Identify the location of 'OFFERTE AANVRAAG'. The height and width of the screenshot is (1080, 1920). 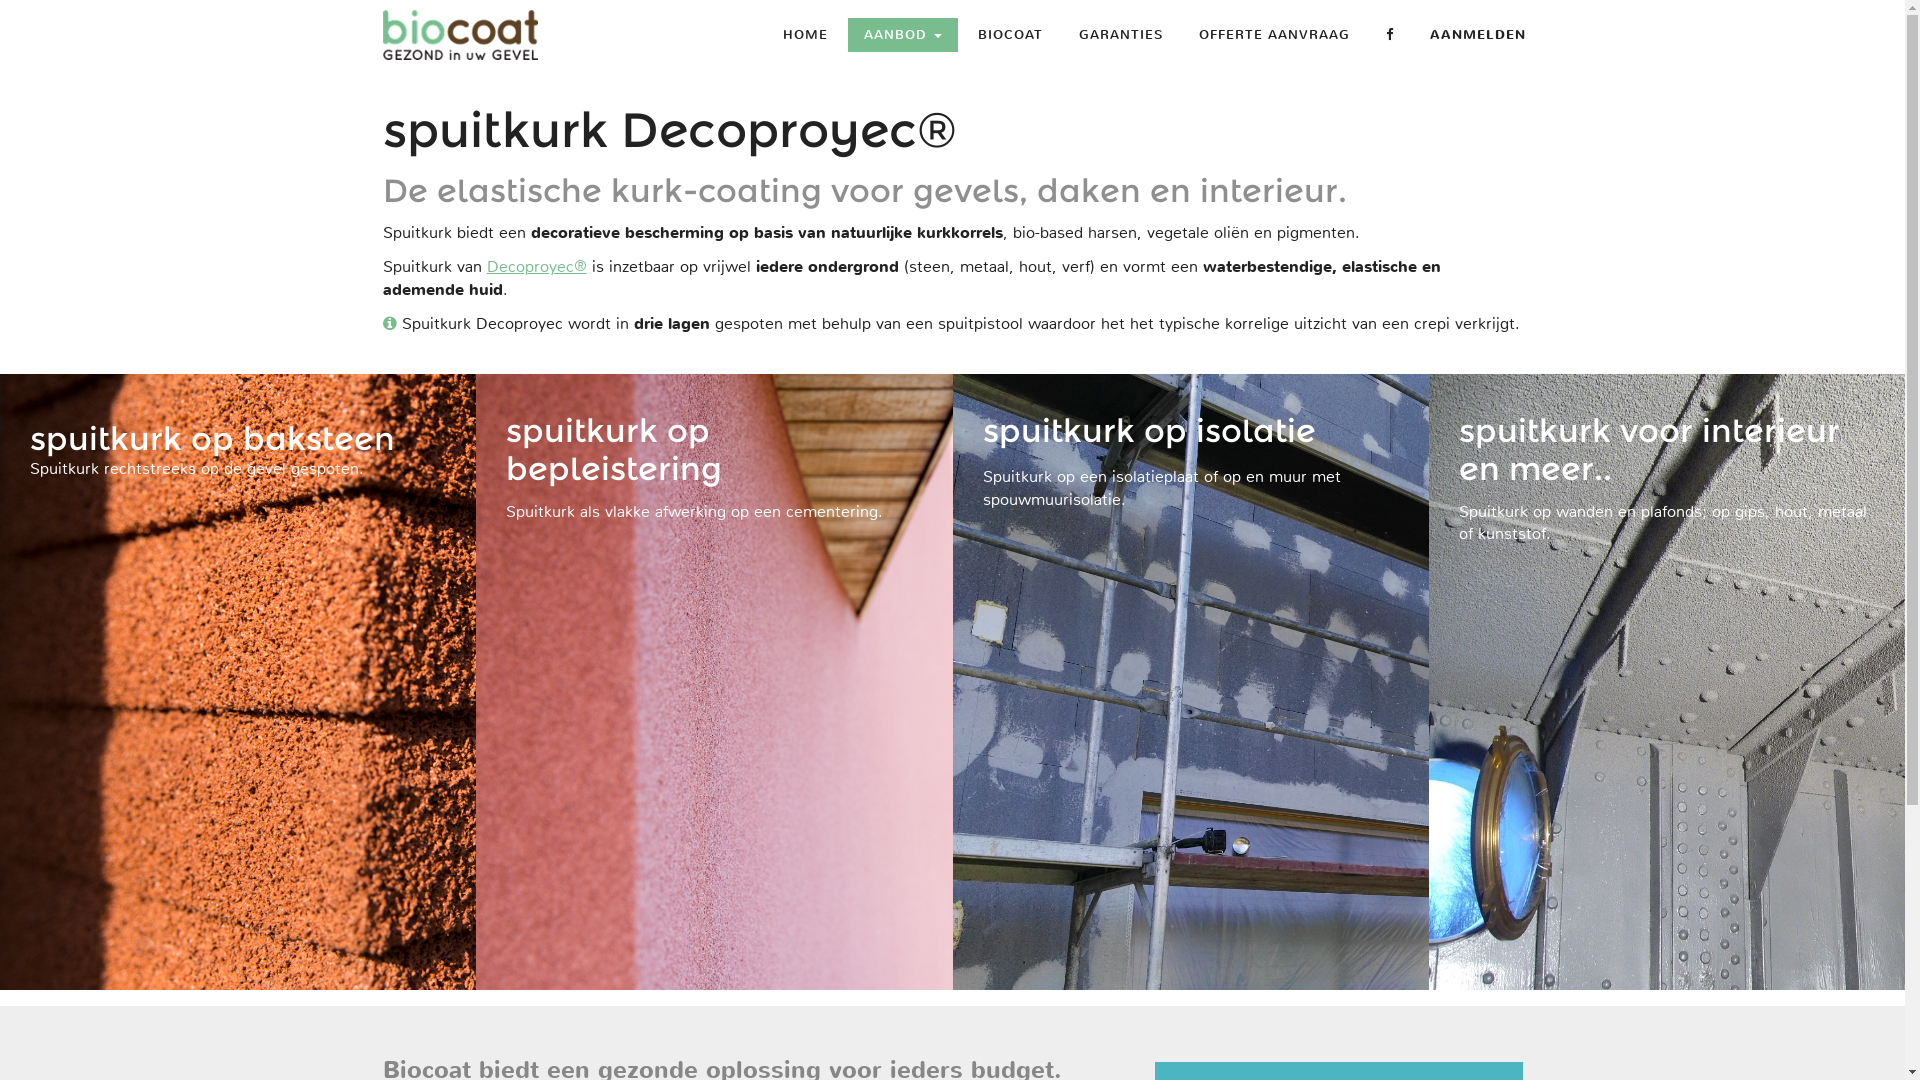
(1272, 34).